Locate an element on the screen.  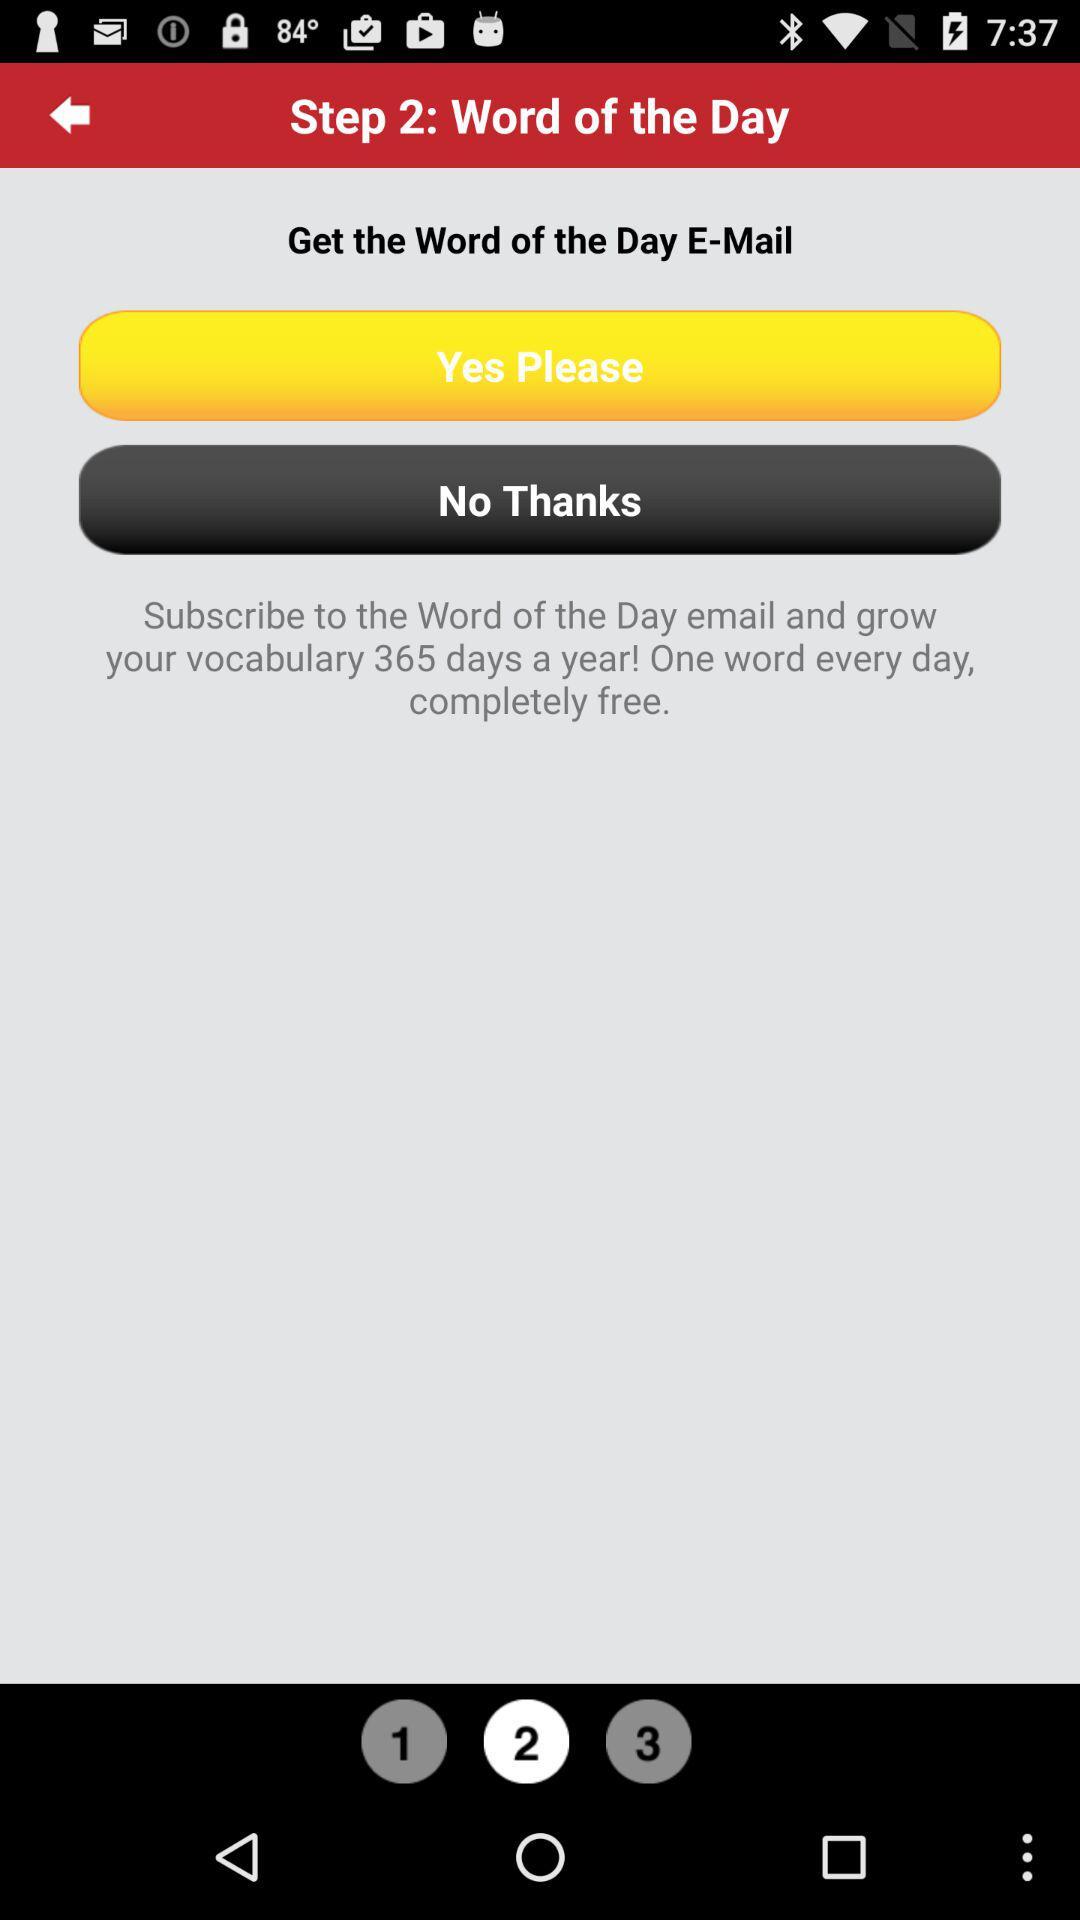
icon to the left of the step 2 word is located at coordinates (69, 114).